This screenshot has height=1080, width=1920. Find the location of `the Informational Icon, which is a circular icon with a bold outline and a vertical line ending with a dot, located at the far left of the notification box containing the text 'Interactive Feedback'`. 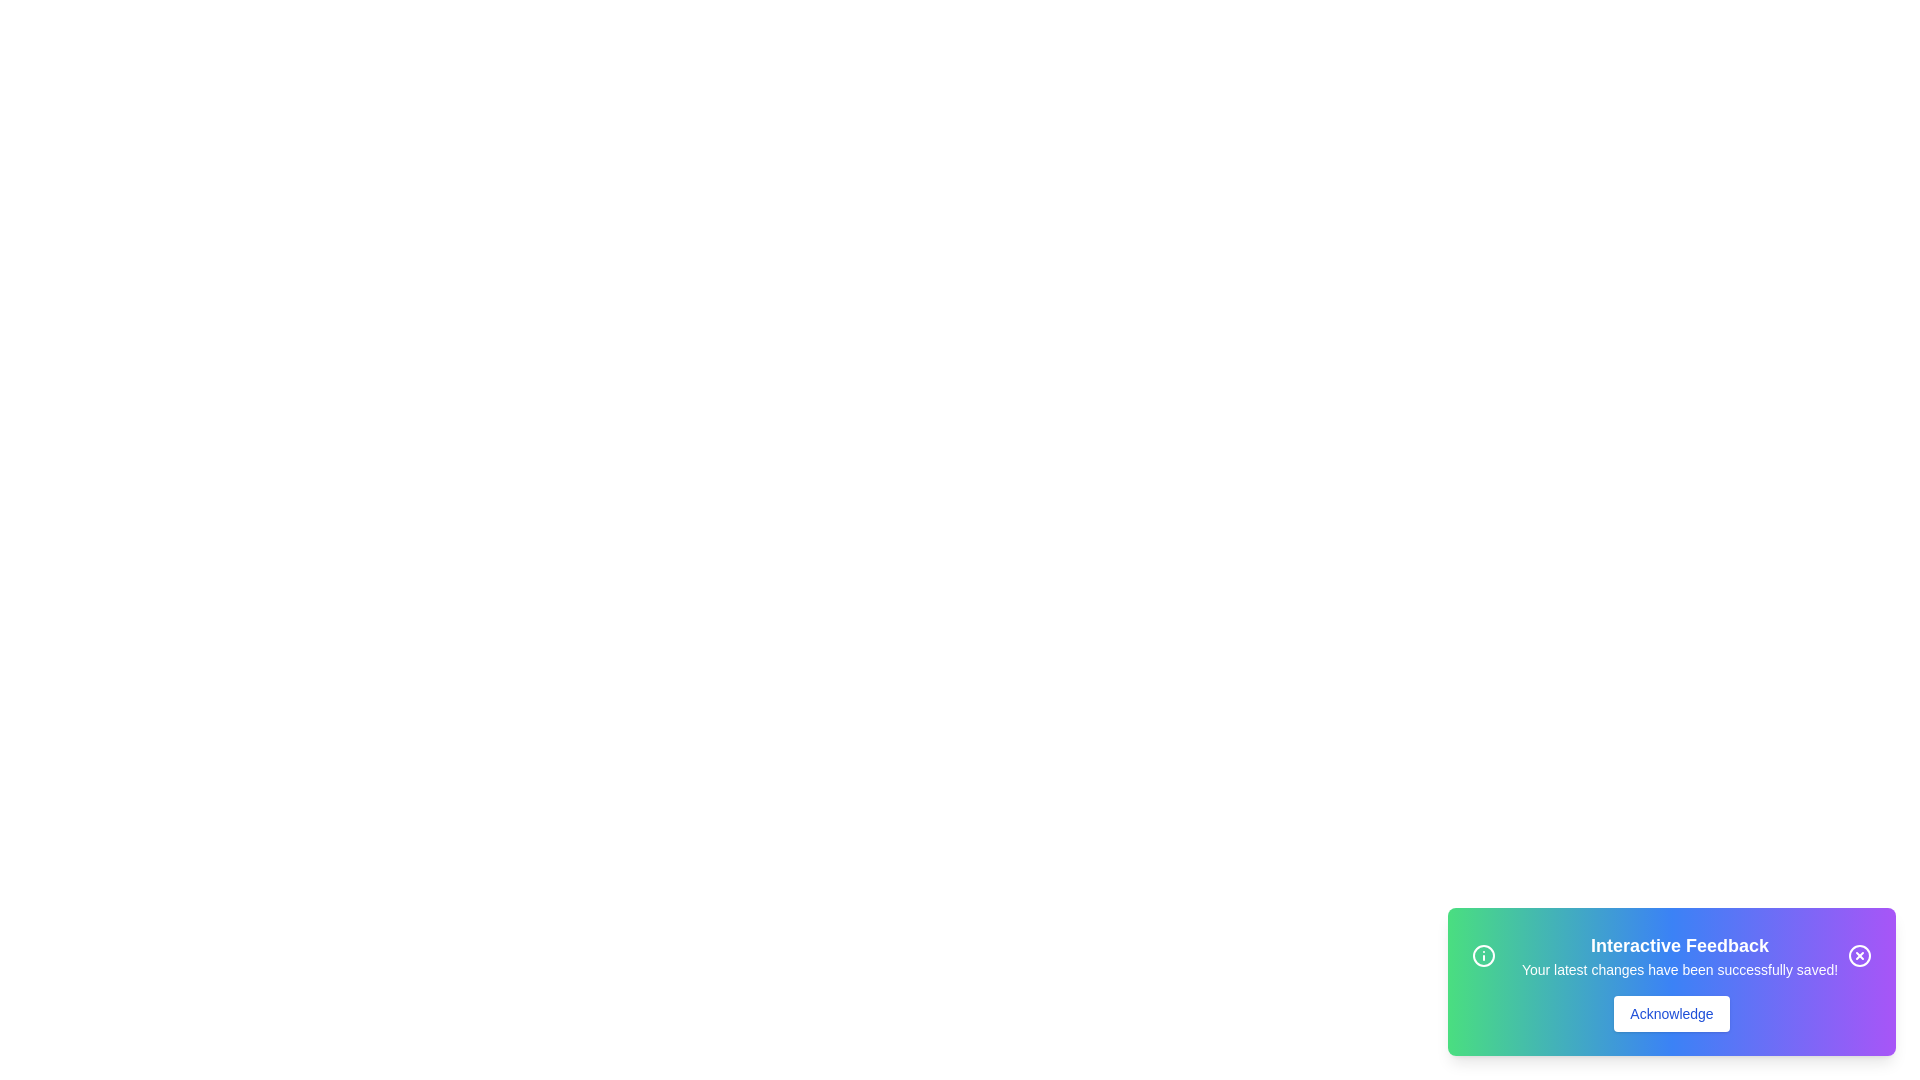

the Informational Icon, which is a circular icon with a bold outline and a vertical line ending with a dot, located at the far left of the notification box containing the text 'Interactive Feedback' is located at coordinates (1483, 955).